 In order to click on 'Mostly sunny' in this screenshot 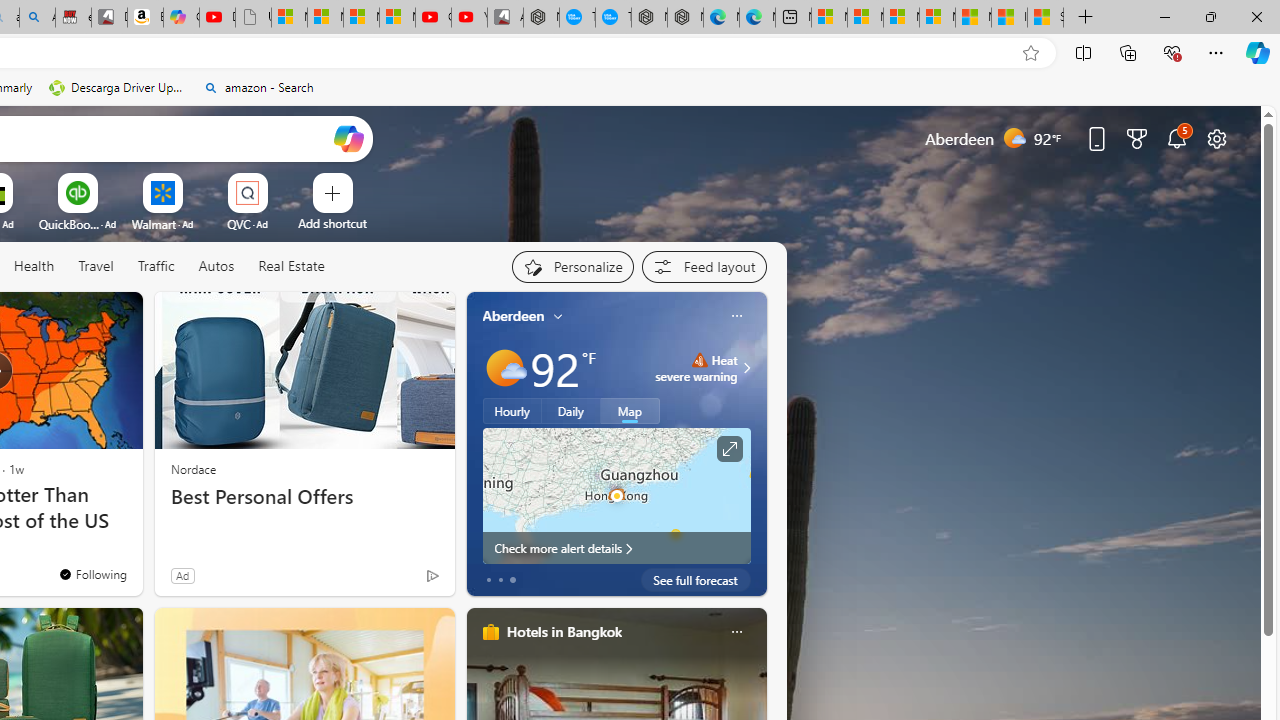, I will do `click(504, 368)`.